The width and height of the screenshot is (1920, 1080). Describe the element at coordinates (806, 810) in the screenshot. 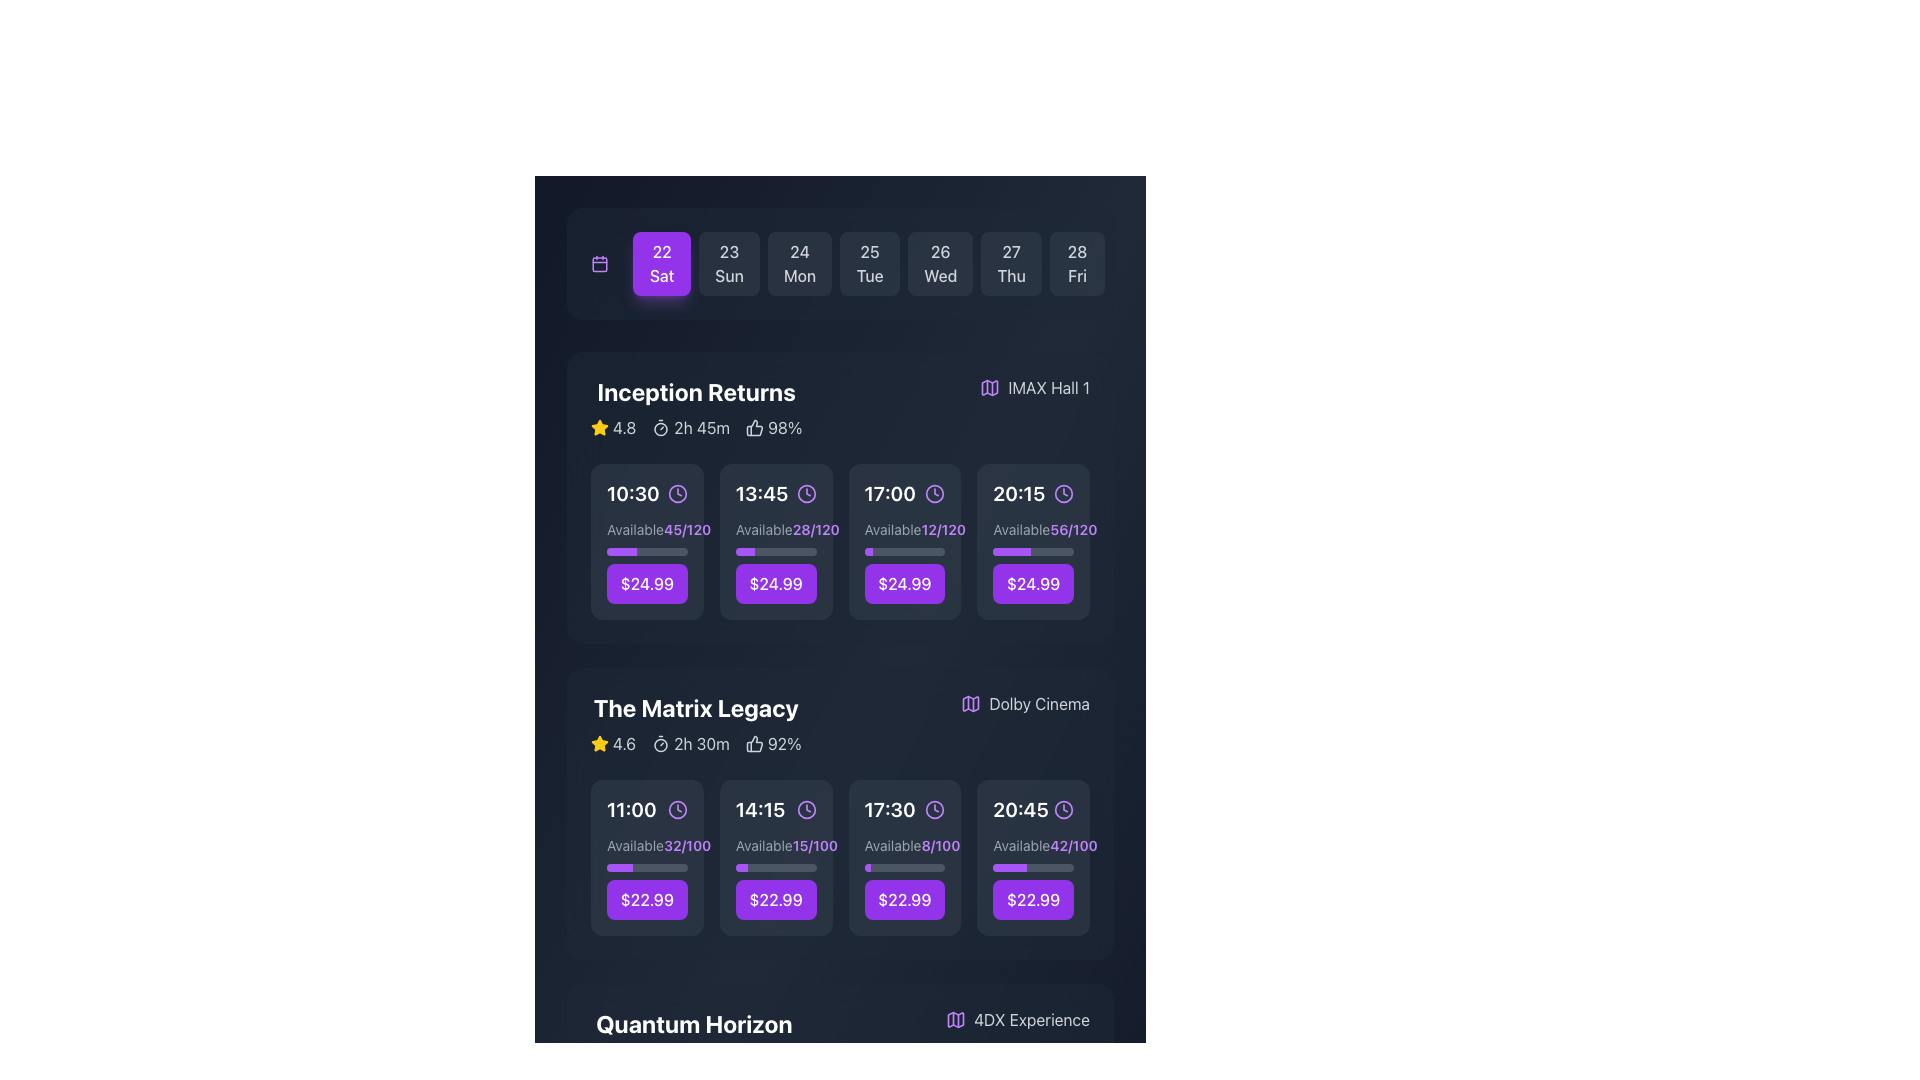

I see `the circular component of the SVG clock icon, which has a purple outline and is located next to the time label '14:15'` at that location.